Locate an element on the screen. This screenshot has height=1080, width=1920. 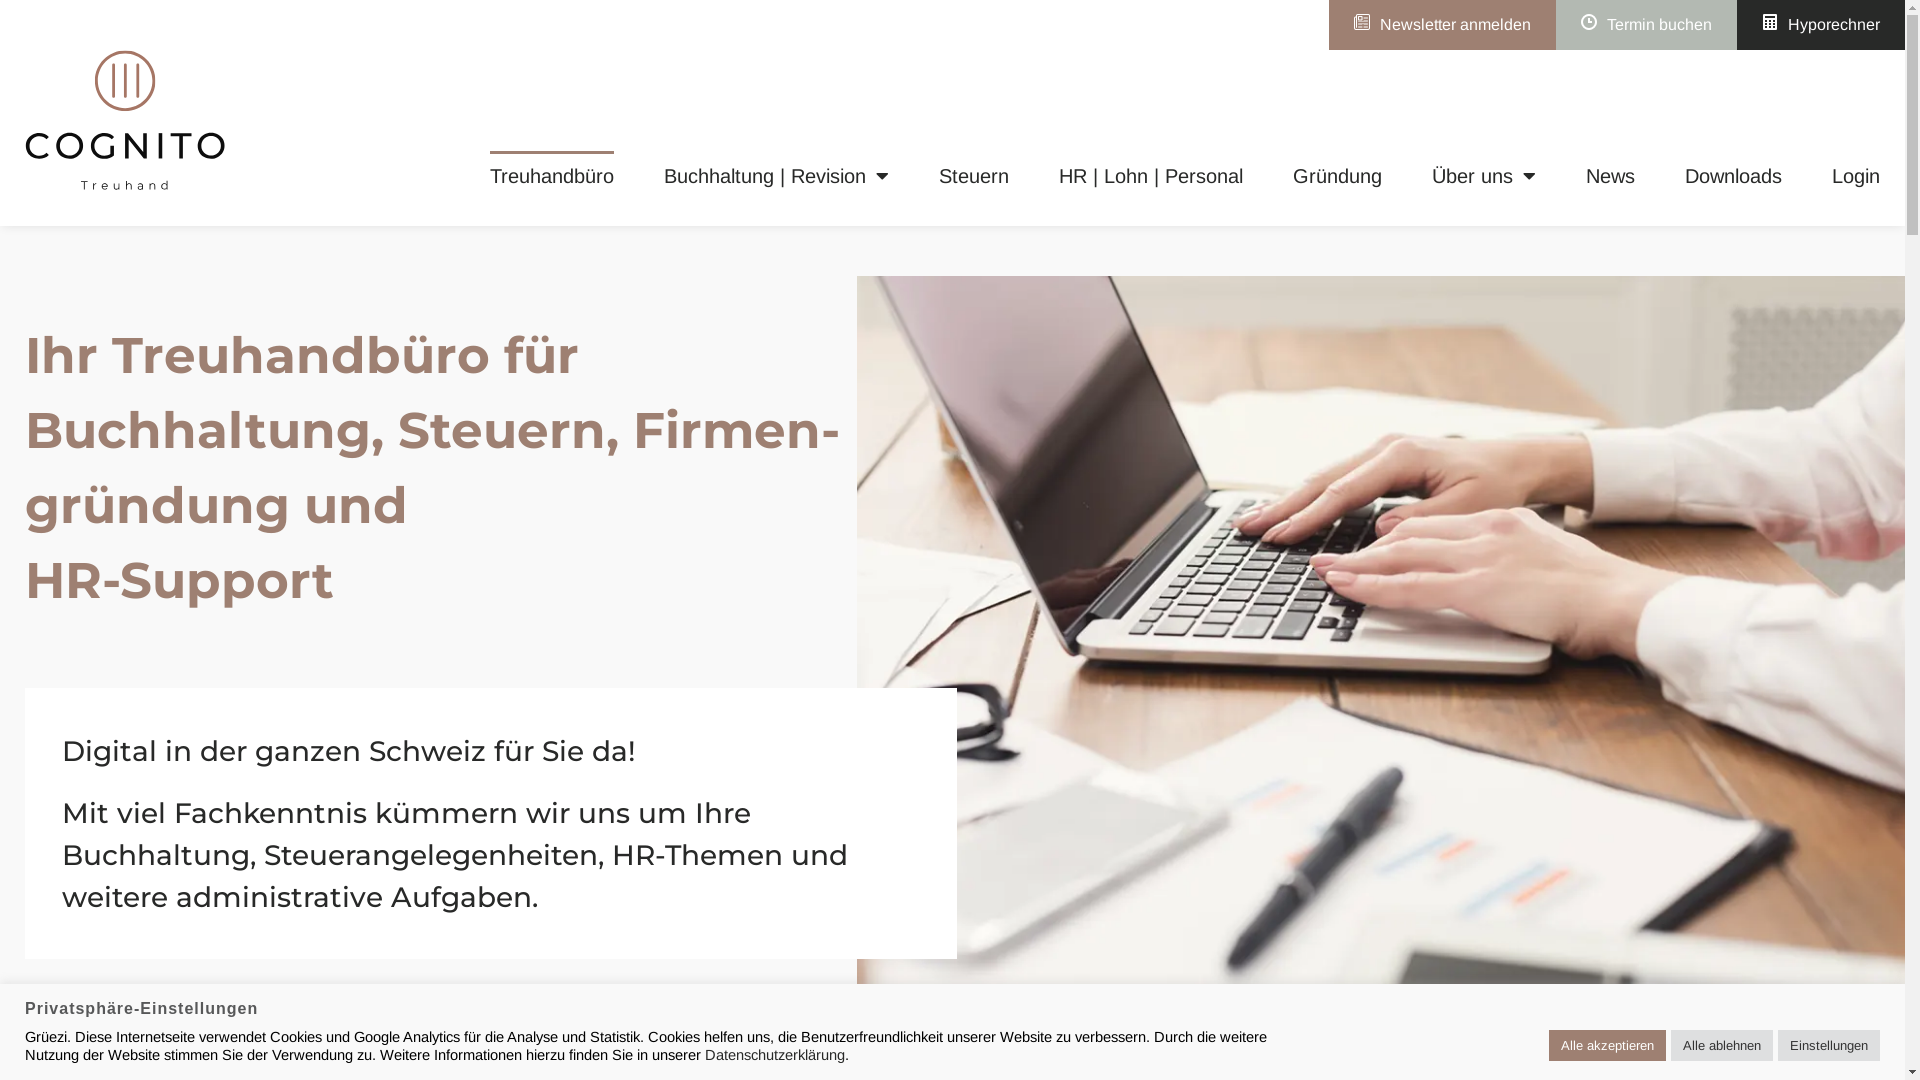
'Steuern' is located at coordinates (974, 175).